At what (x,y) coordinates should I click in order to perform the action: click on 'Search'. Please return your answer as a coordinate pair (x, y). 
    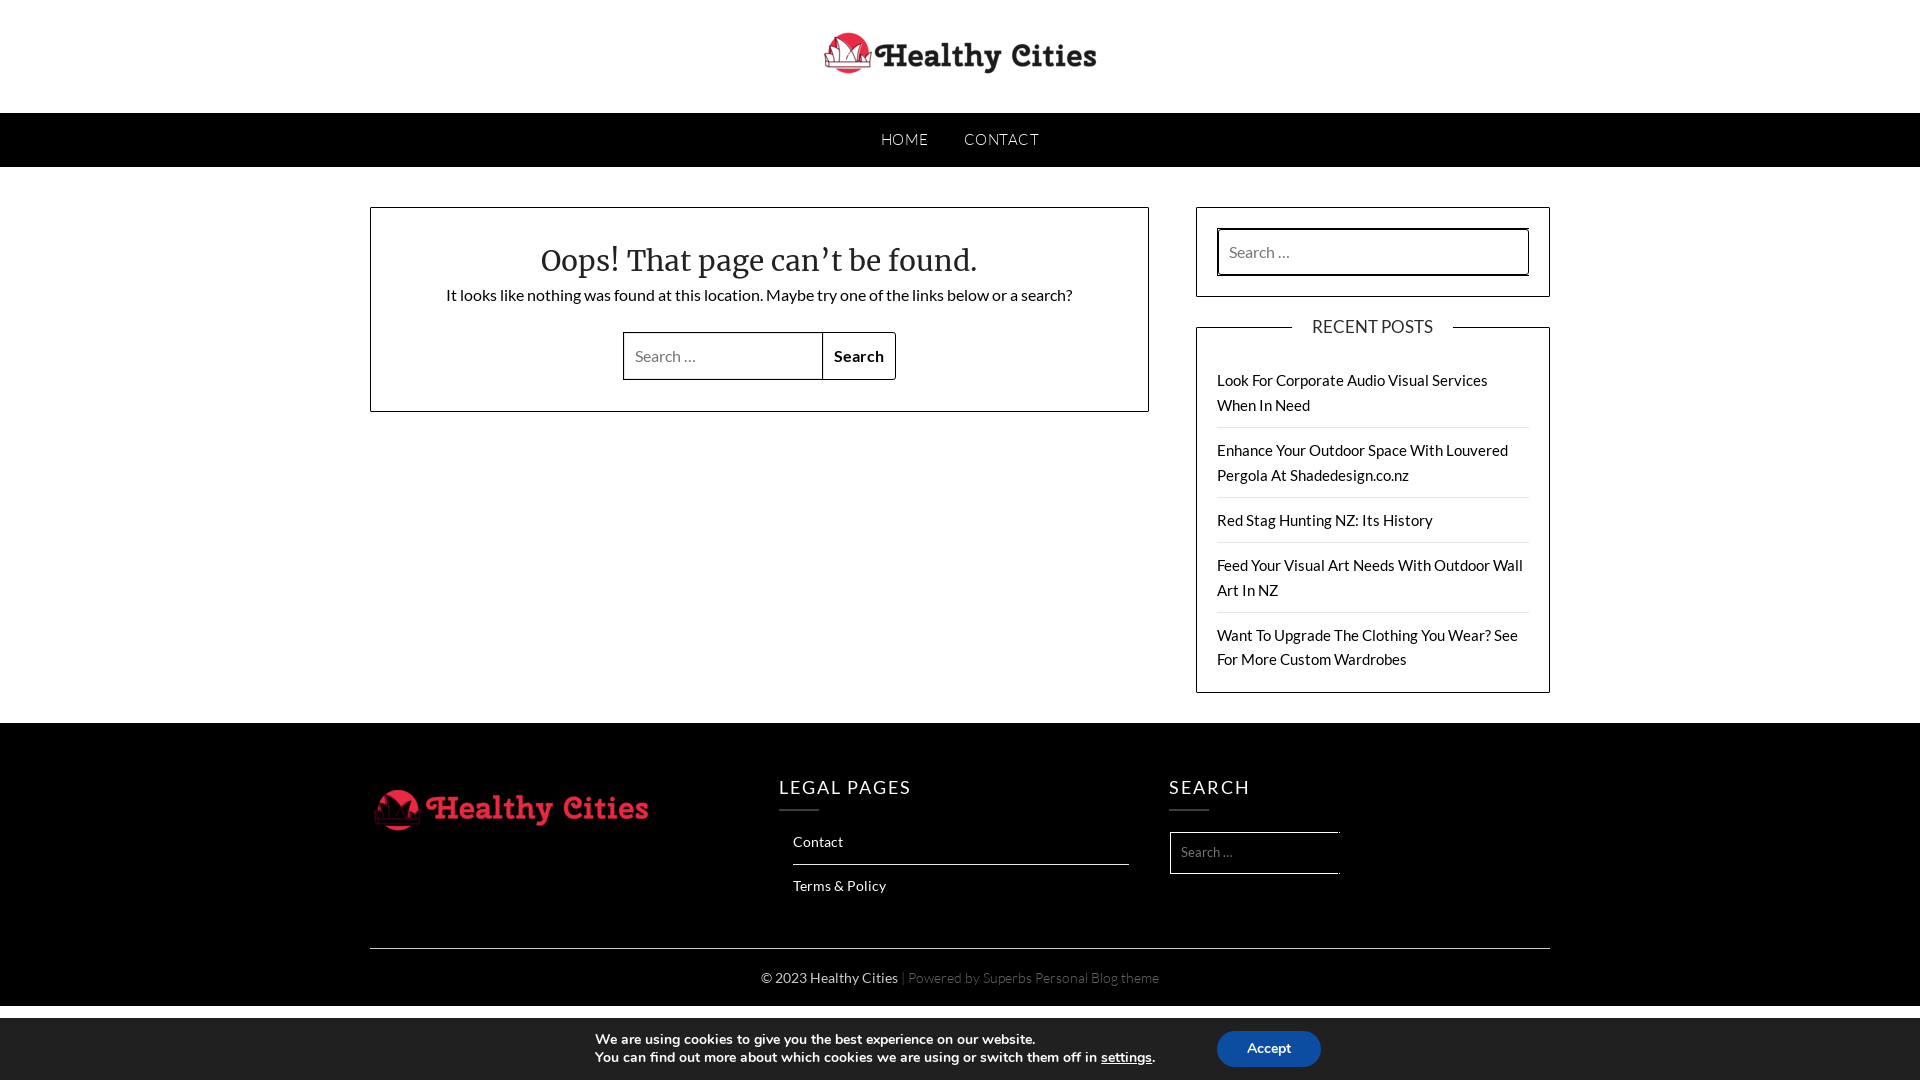
    Looking at the image, I should click on (821, 354).